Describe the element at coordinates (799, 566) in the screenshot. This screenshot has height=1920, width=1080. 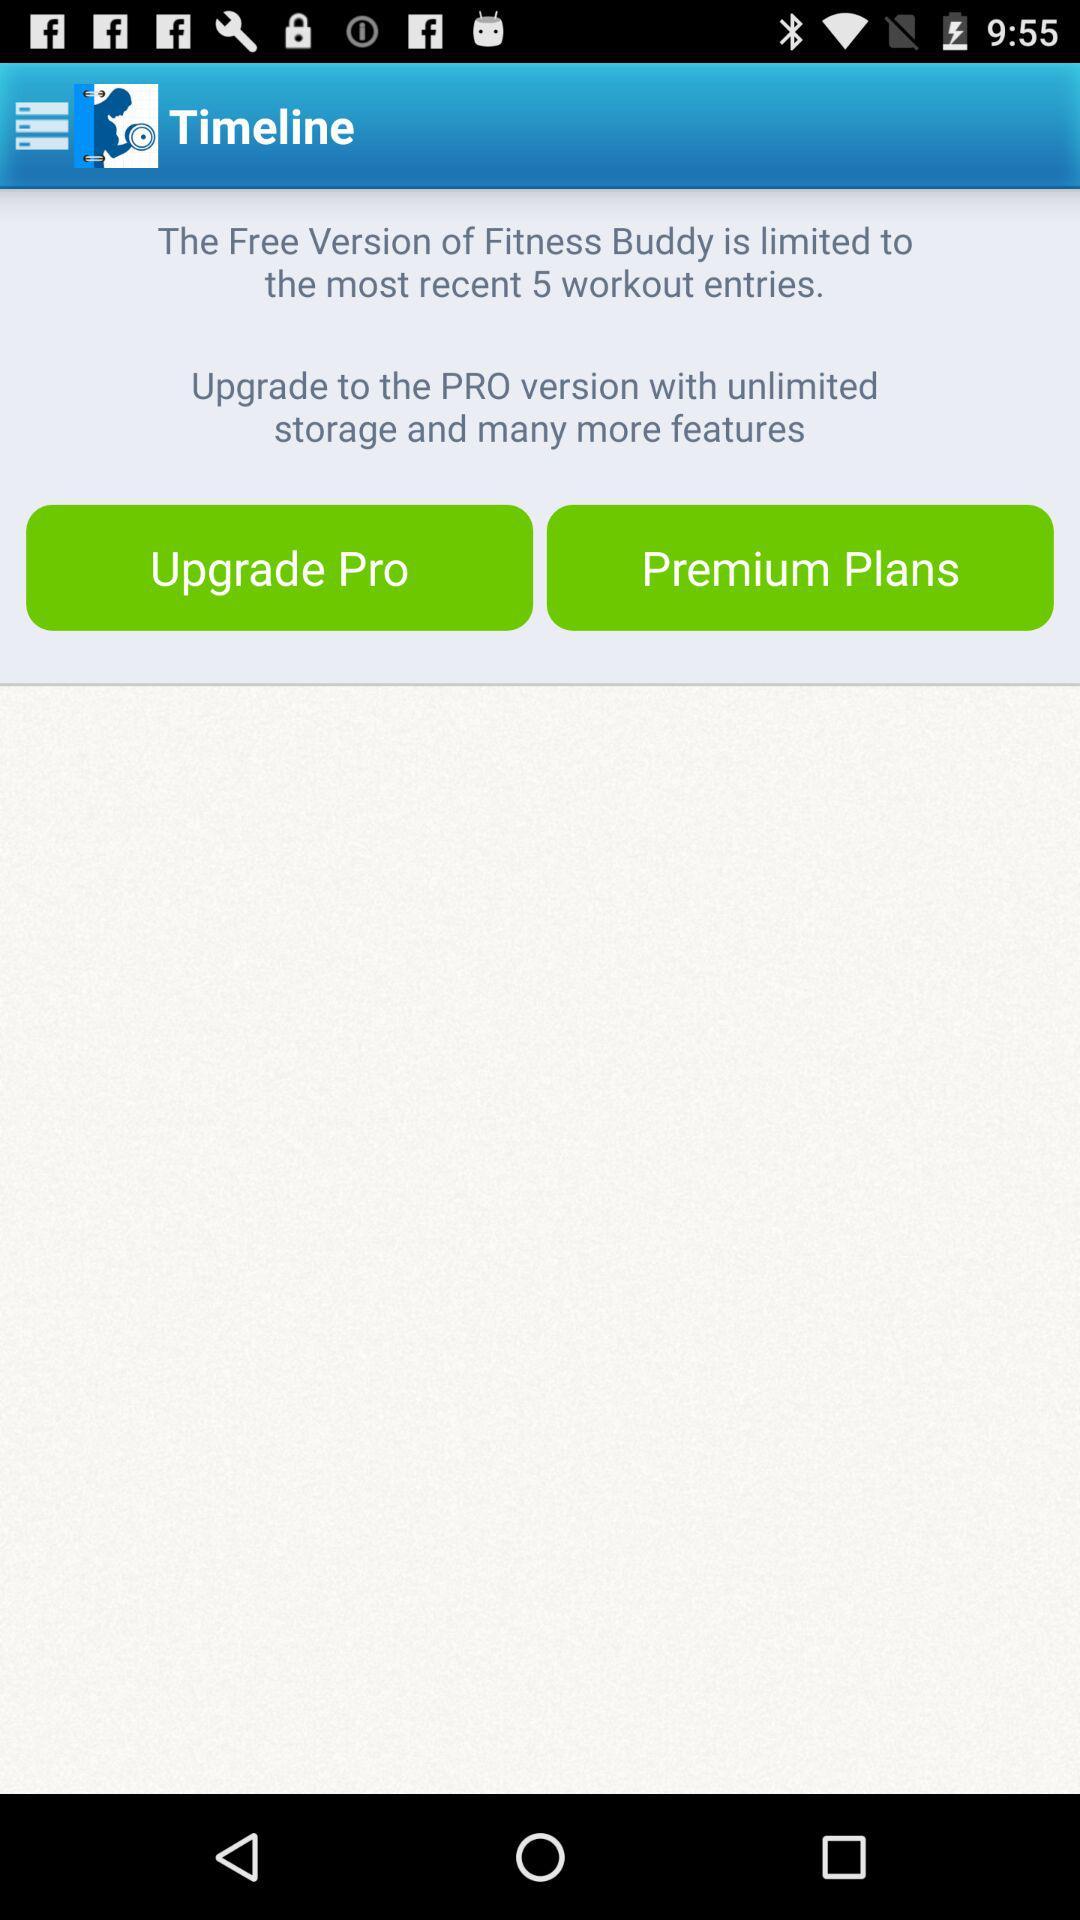
I see `the premium plans button` at that location.